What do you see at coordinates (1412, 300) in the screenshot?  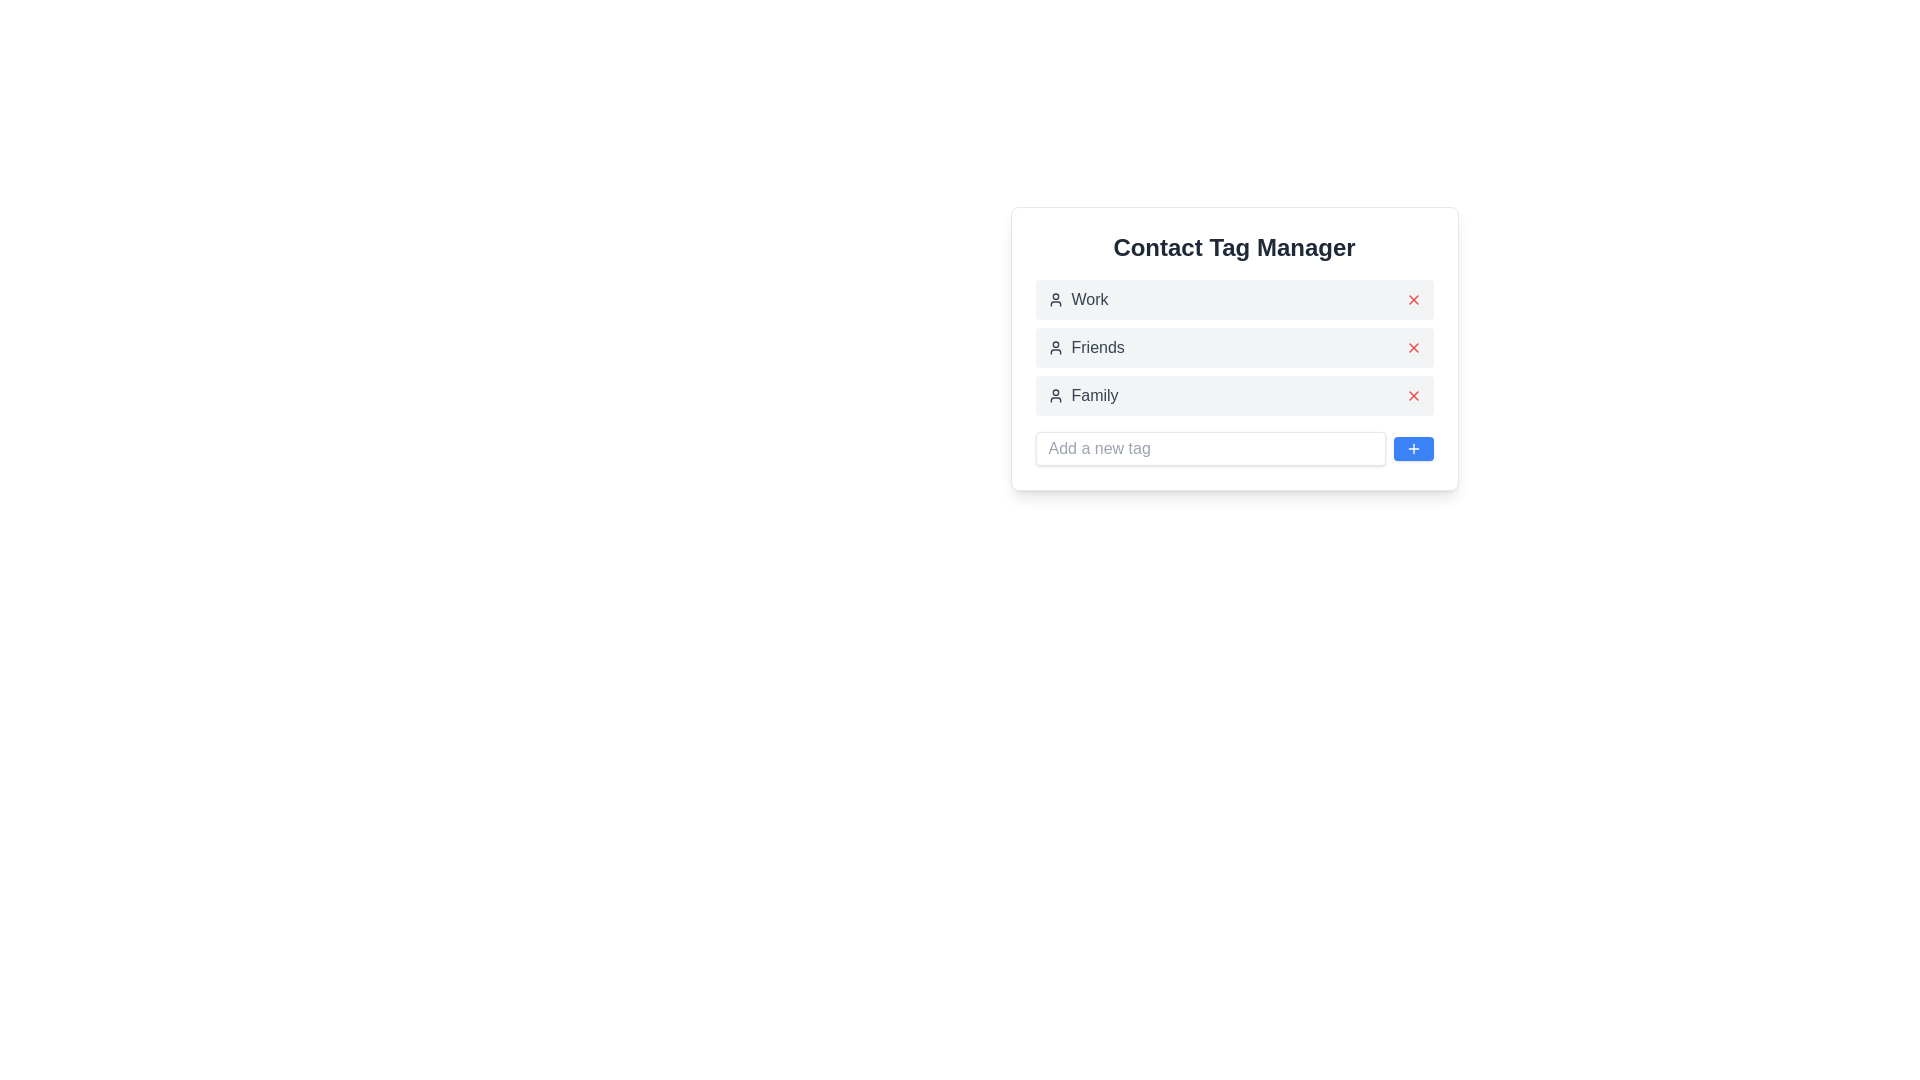 I see `the delete button located to the right of the 'Work' label` at bounding box center [1412, 300].